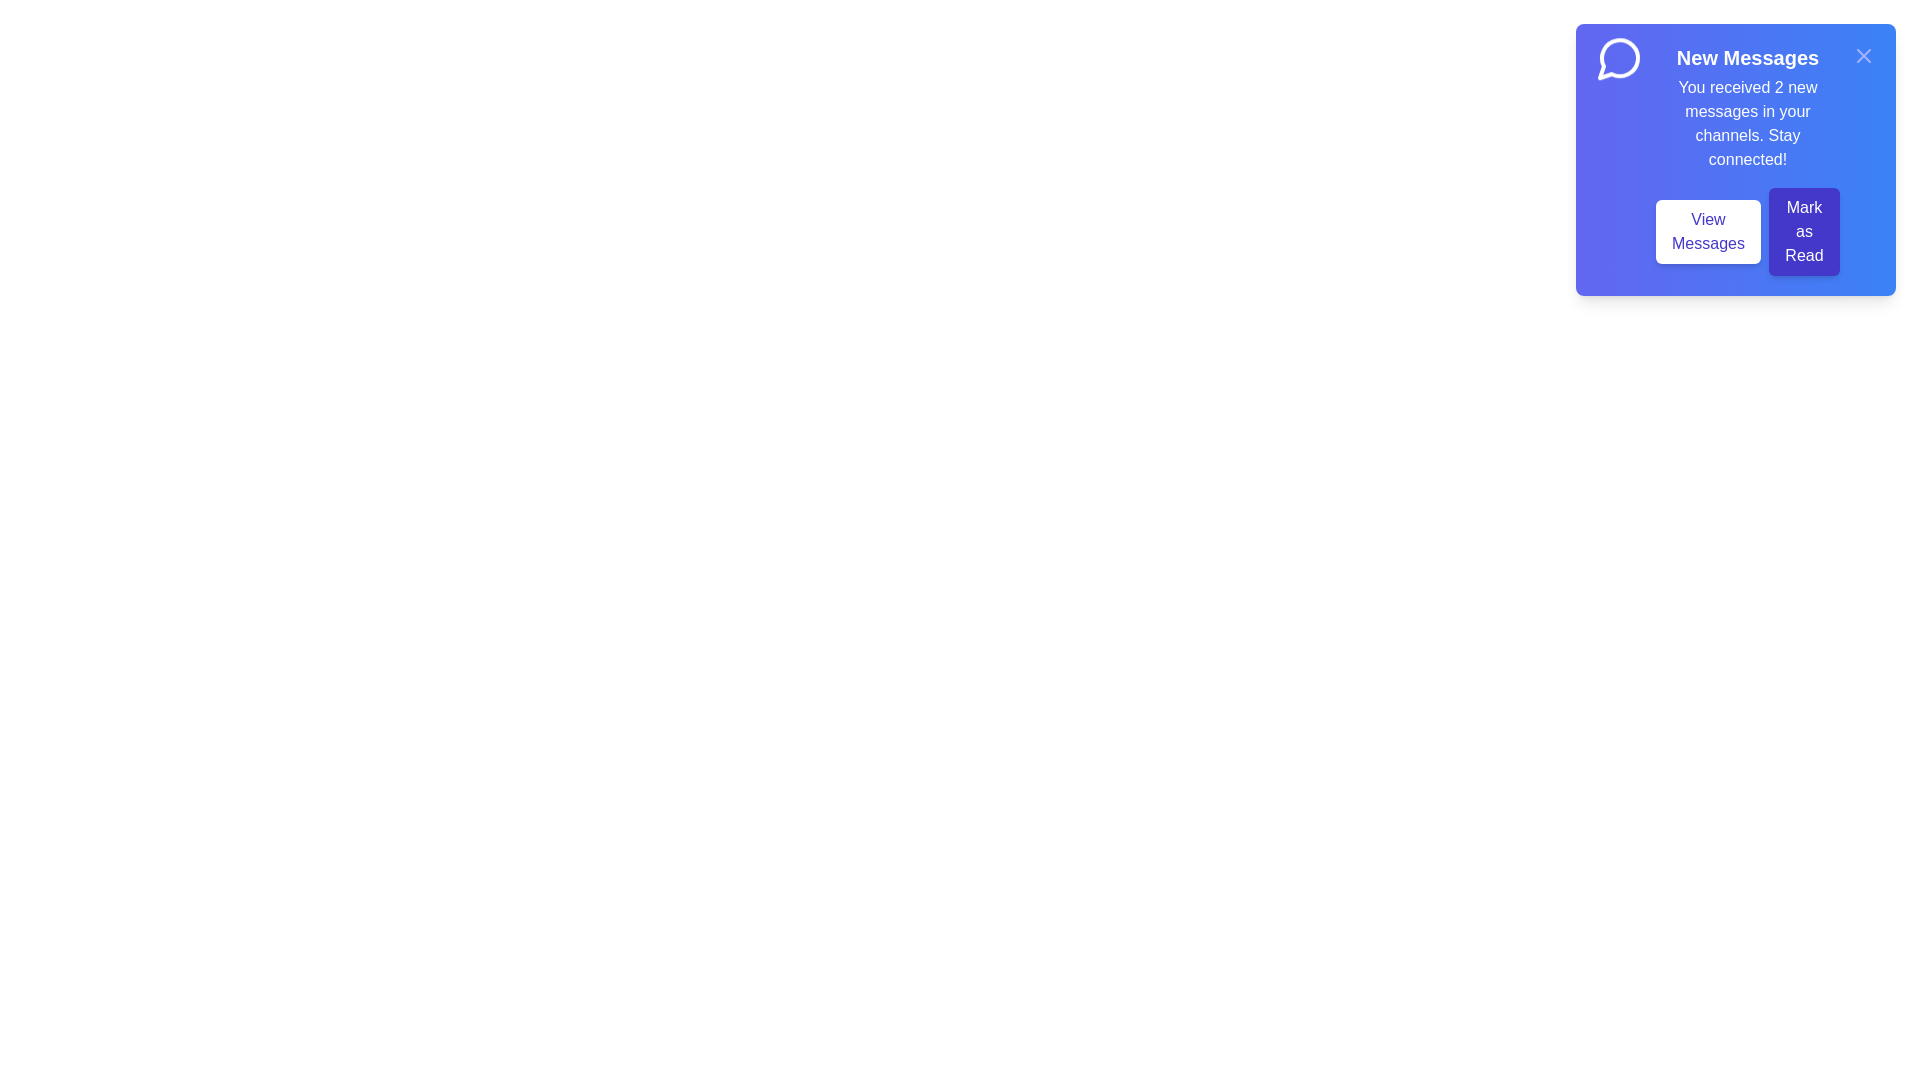 This screenshot has width=1920, height=1080. What do you see at coordinates (1707, 230) in the screenshot?
I see `the 'View Messages' button to view the new messages` at bounding box center [1707, 230].